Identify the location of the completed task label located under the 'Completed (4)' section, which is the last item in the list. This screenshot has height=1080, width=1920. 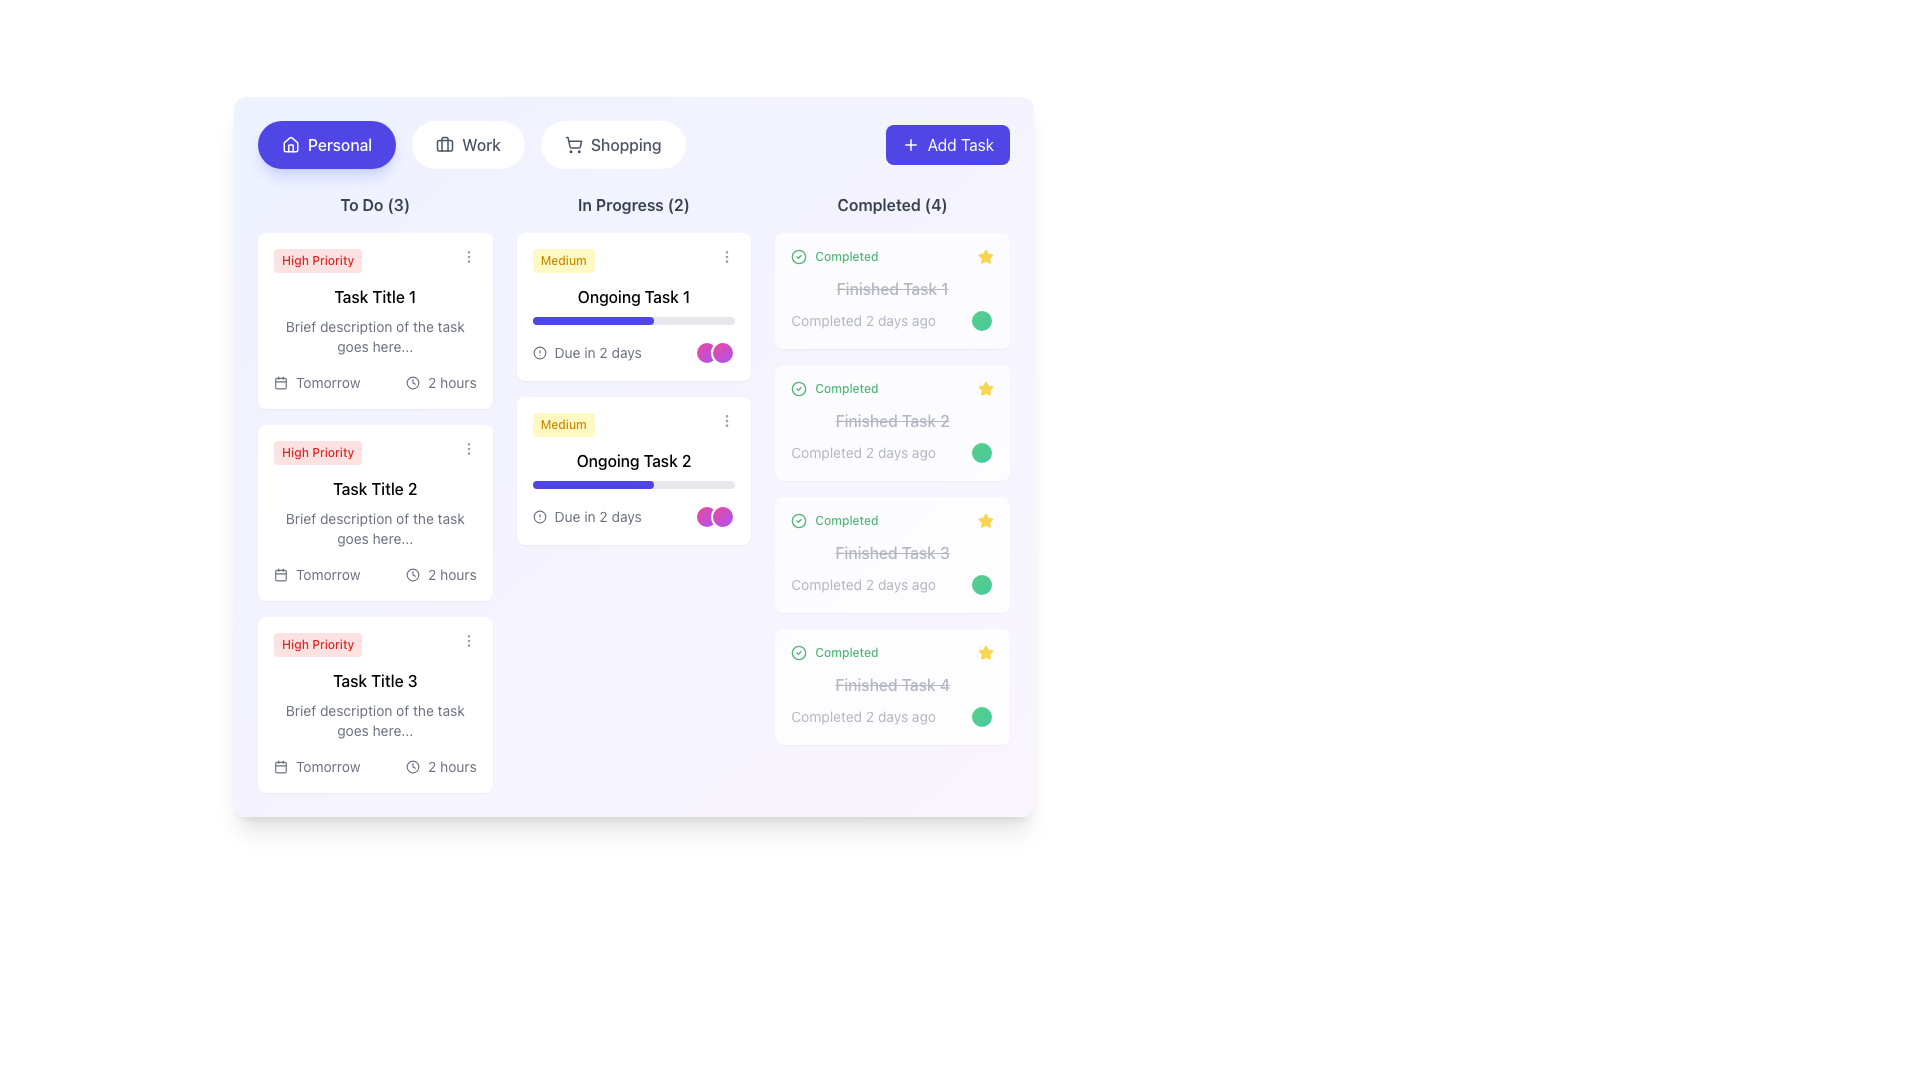
(891, 684).